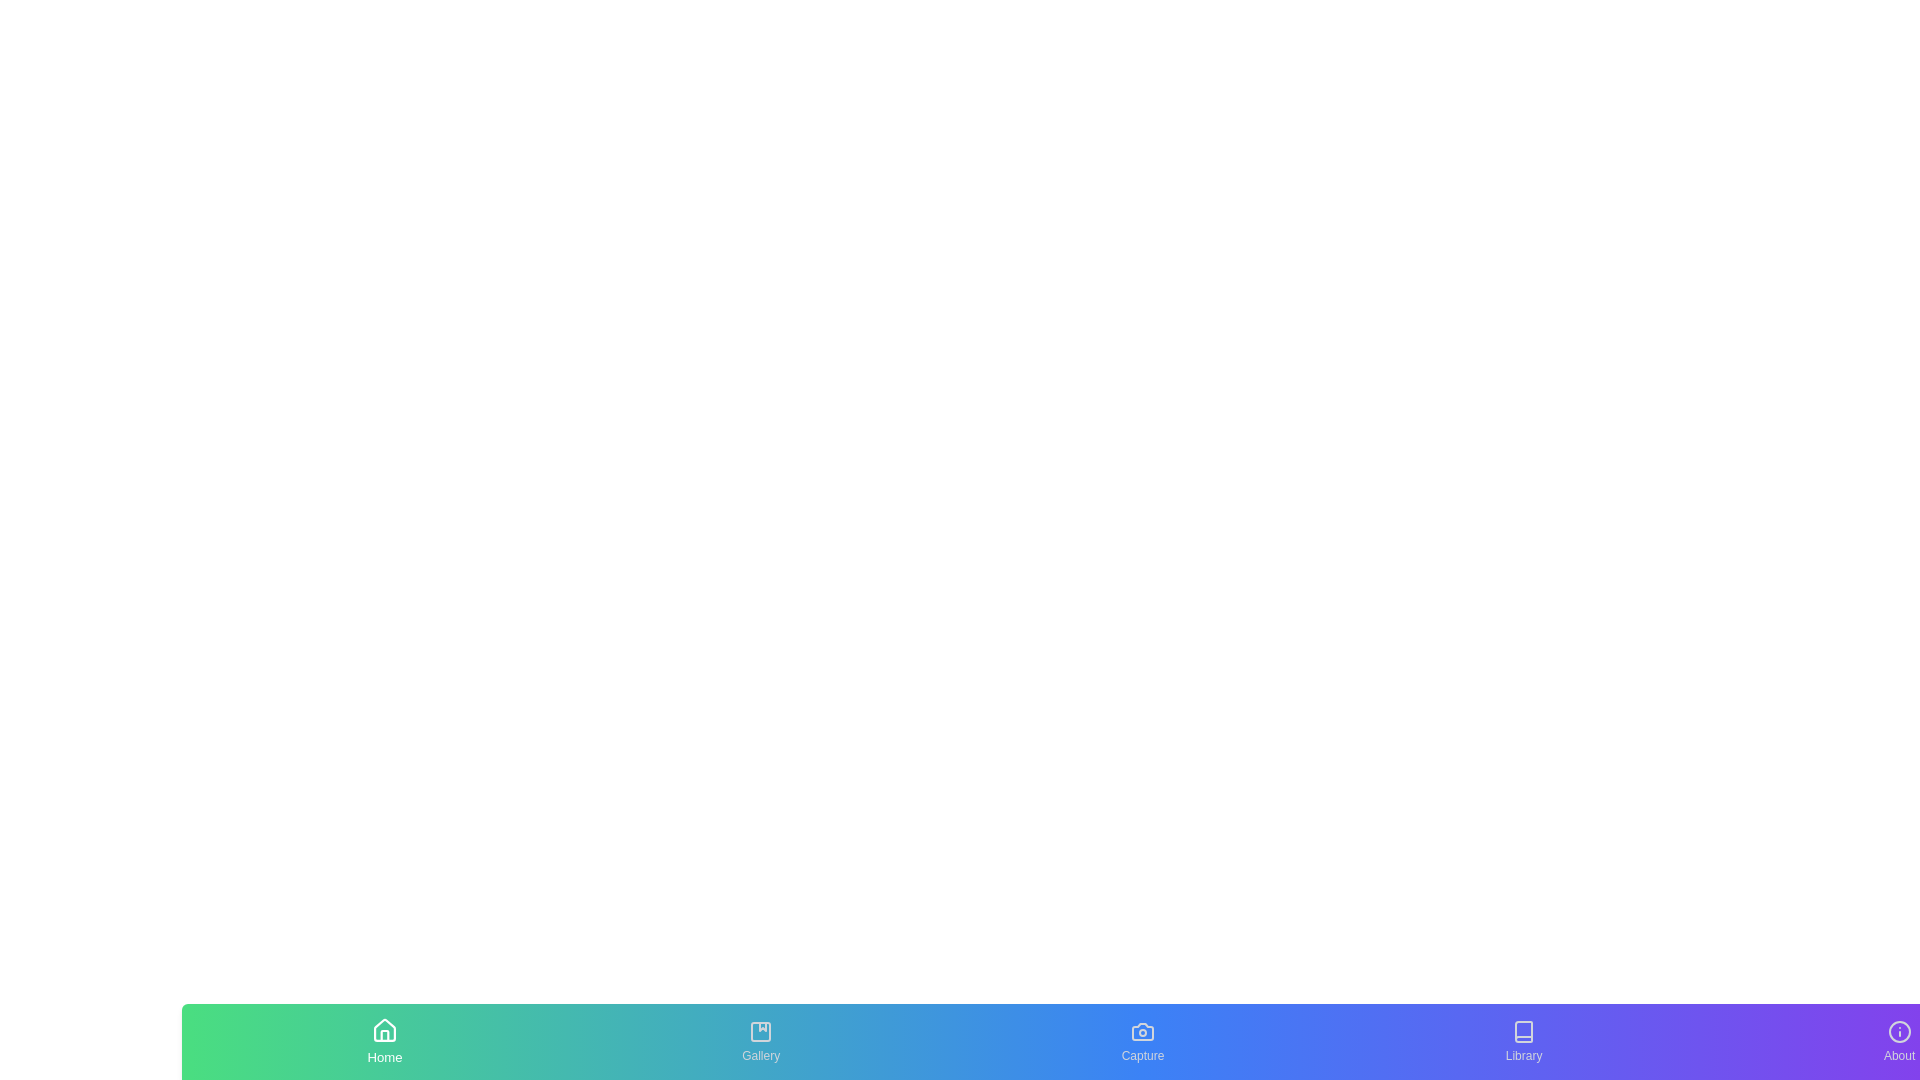 This screenshot has height=1080, width=1920. Describe the element at coordinates (1142, 1040) in the screenshot. I see `the tab labeled Capture to inspect its text` at that location.